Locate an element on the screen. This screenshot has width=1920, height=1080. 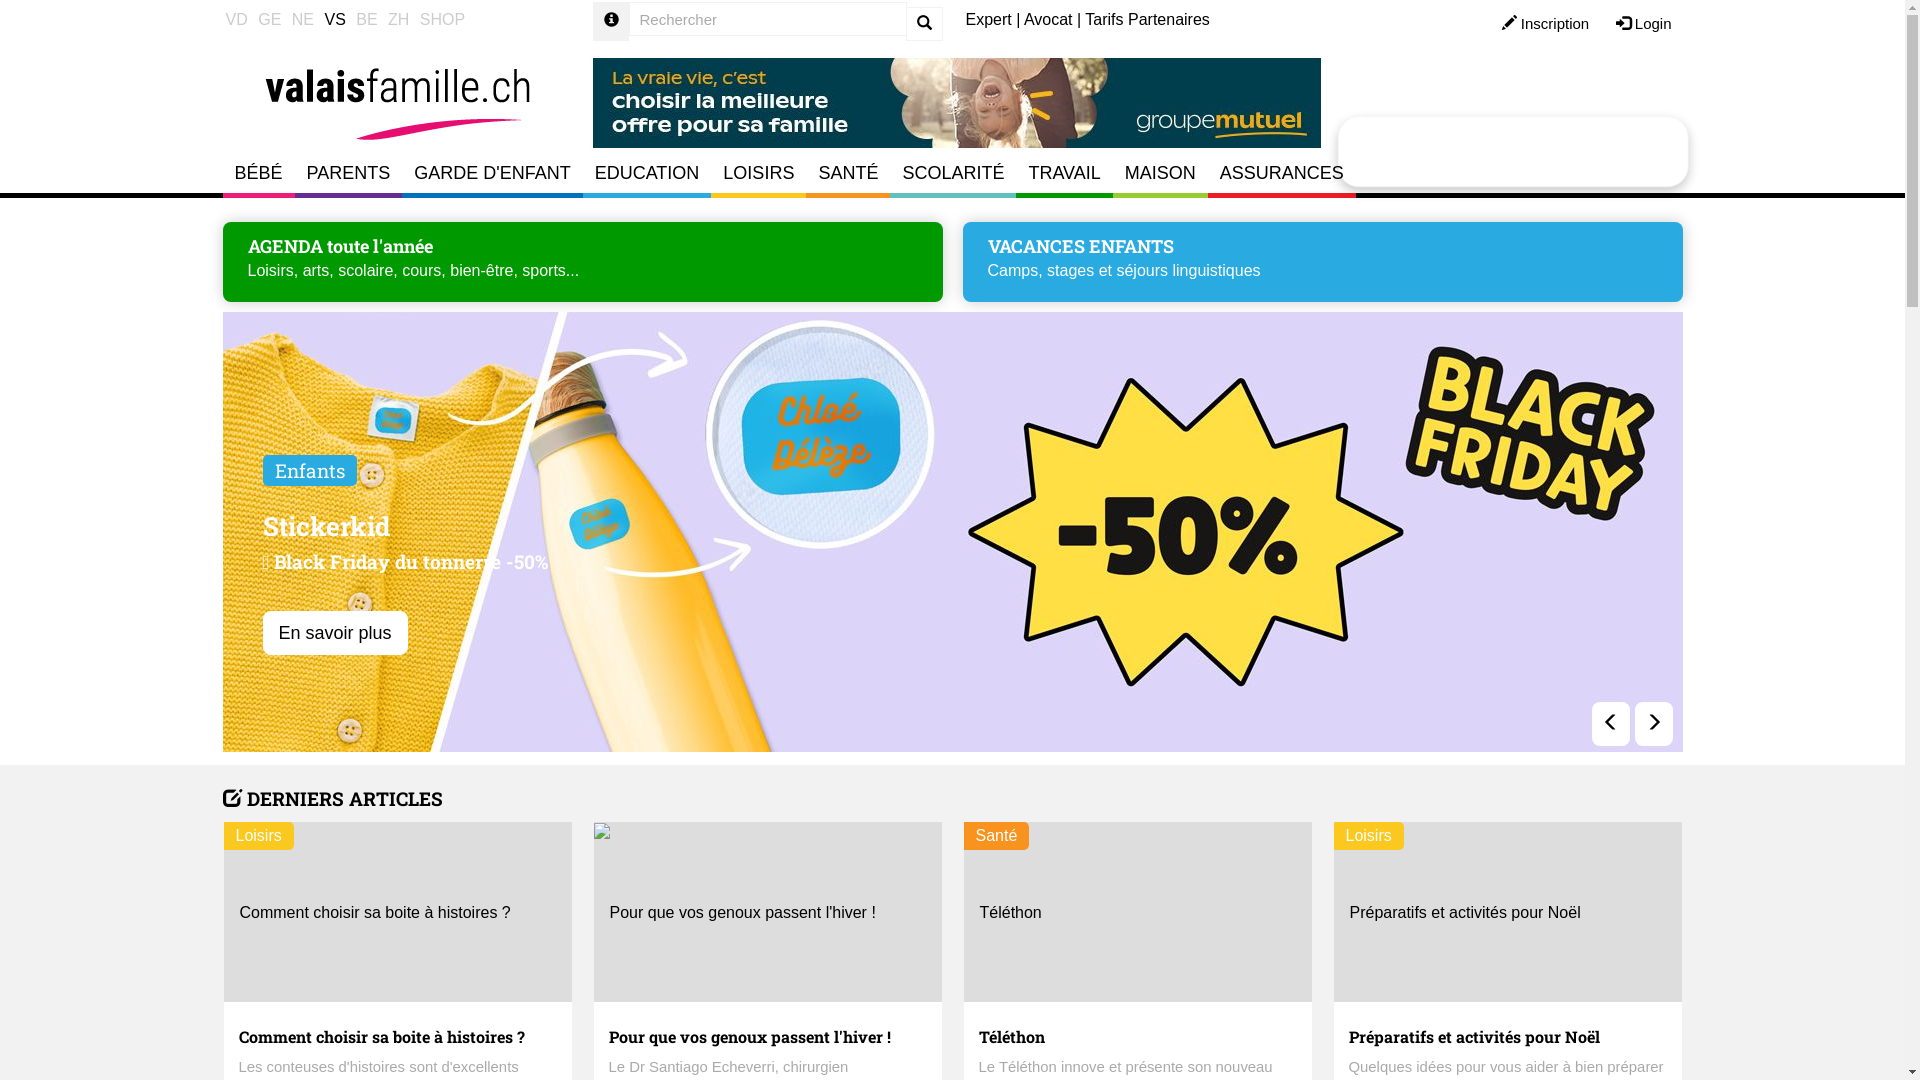
'GE' is located at coordinates (268, 20).